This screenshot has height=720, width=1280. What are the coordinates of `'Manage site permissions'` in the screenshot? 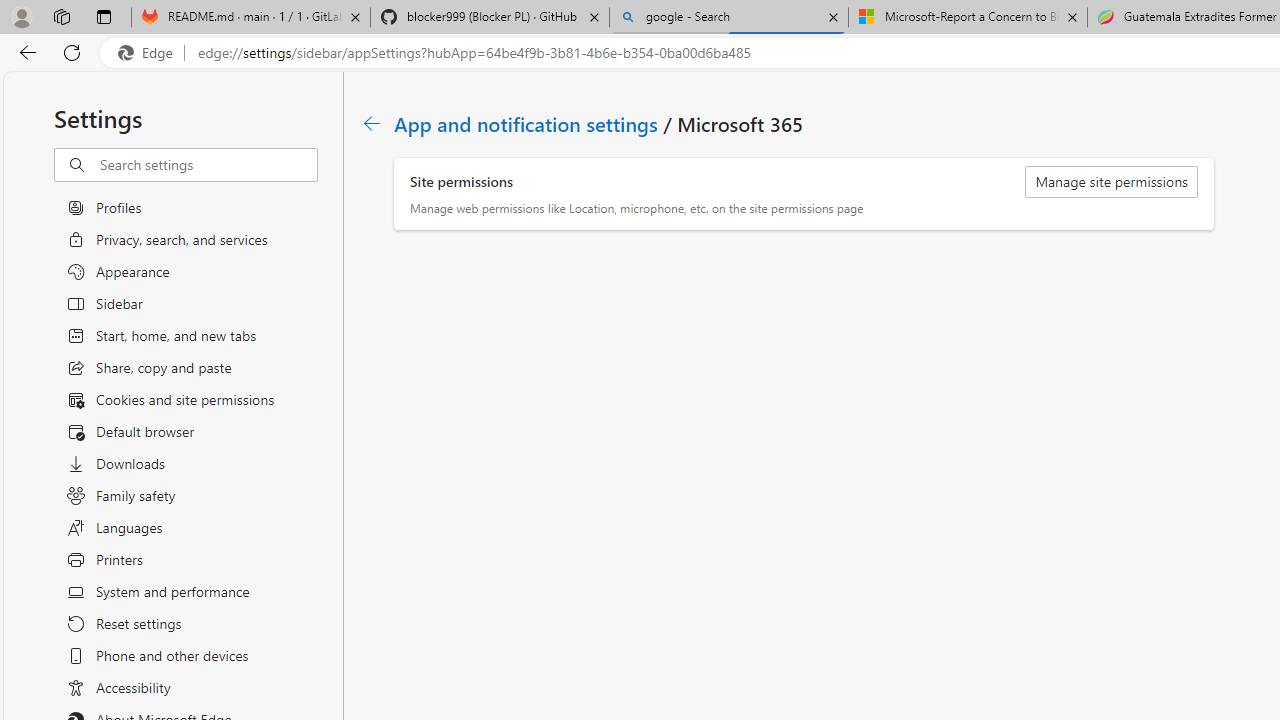 It's located at (1110, 182).